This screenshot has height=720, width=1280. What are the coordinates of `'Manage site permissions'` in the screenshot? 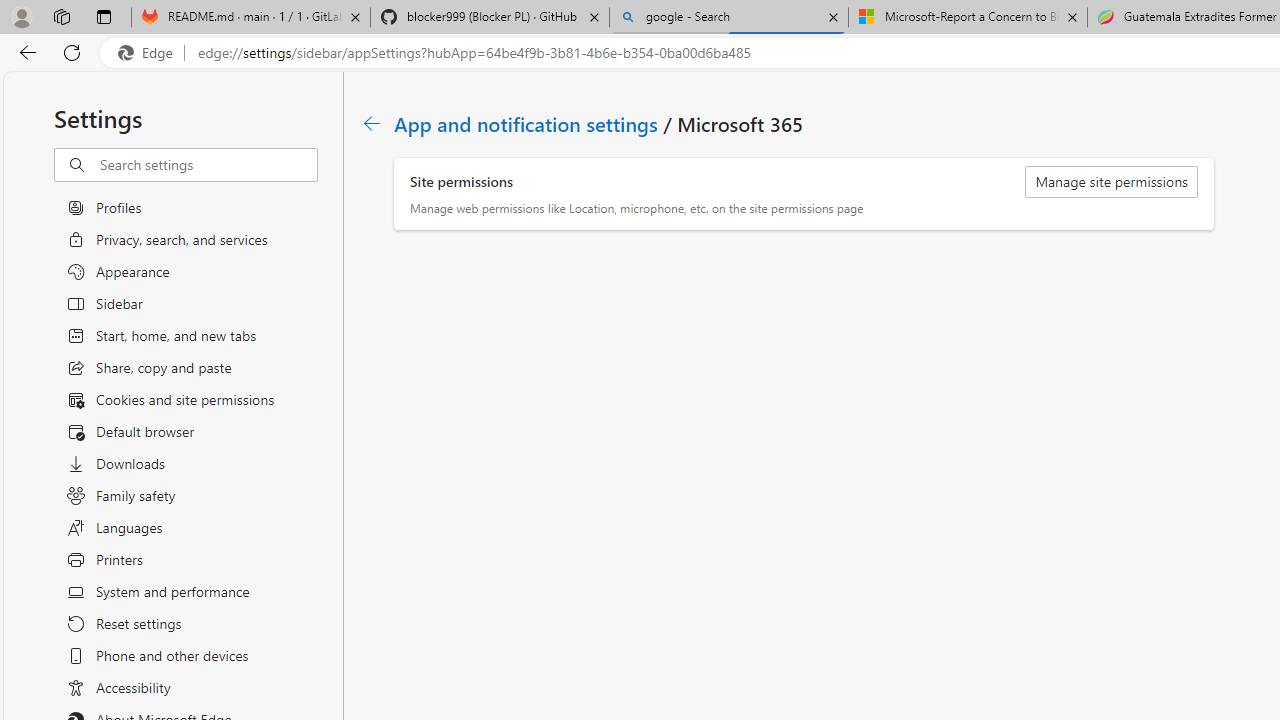 It's located at (1110, 182).